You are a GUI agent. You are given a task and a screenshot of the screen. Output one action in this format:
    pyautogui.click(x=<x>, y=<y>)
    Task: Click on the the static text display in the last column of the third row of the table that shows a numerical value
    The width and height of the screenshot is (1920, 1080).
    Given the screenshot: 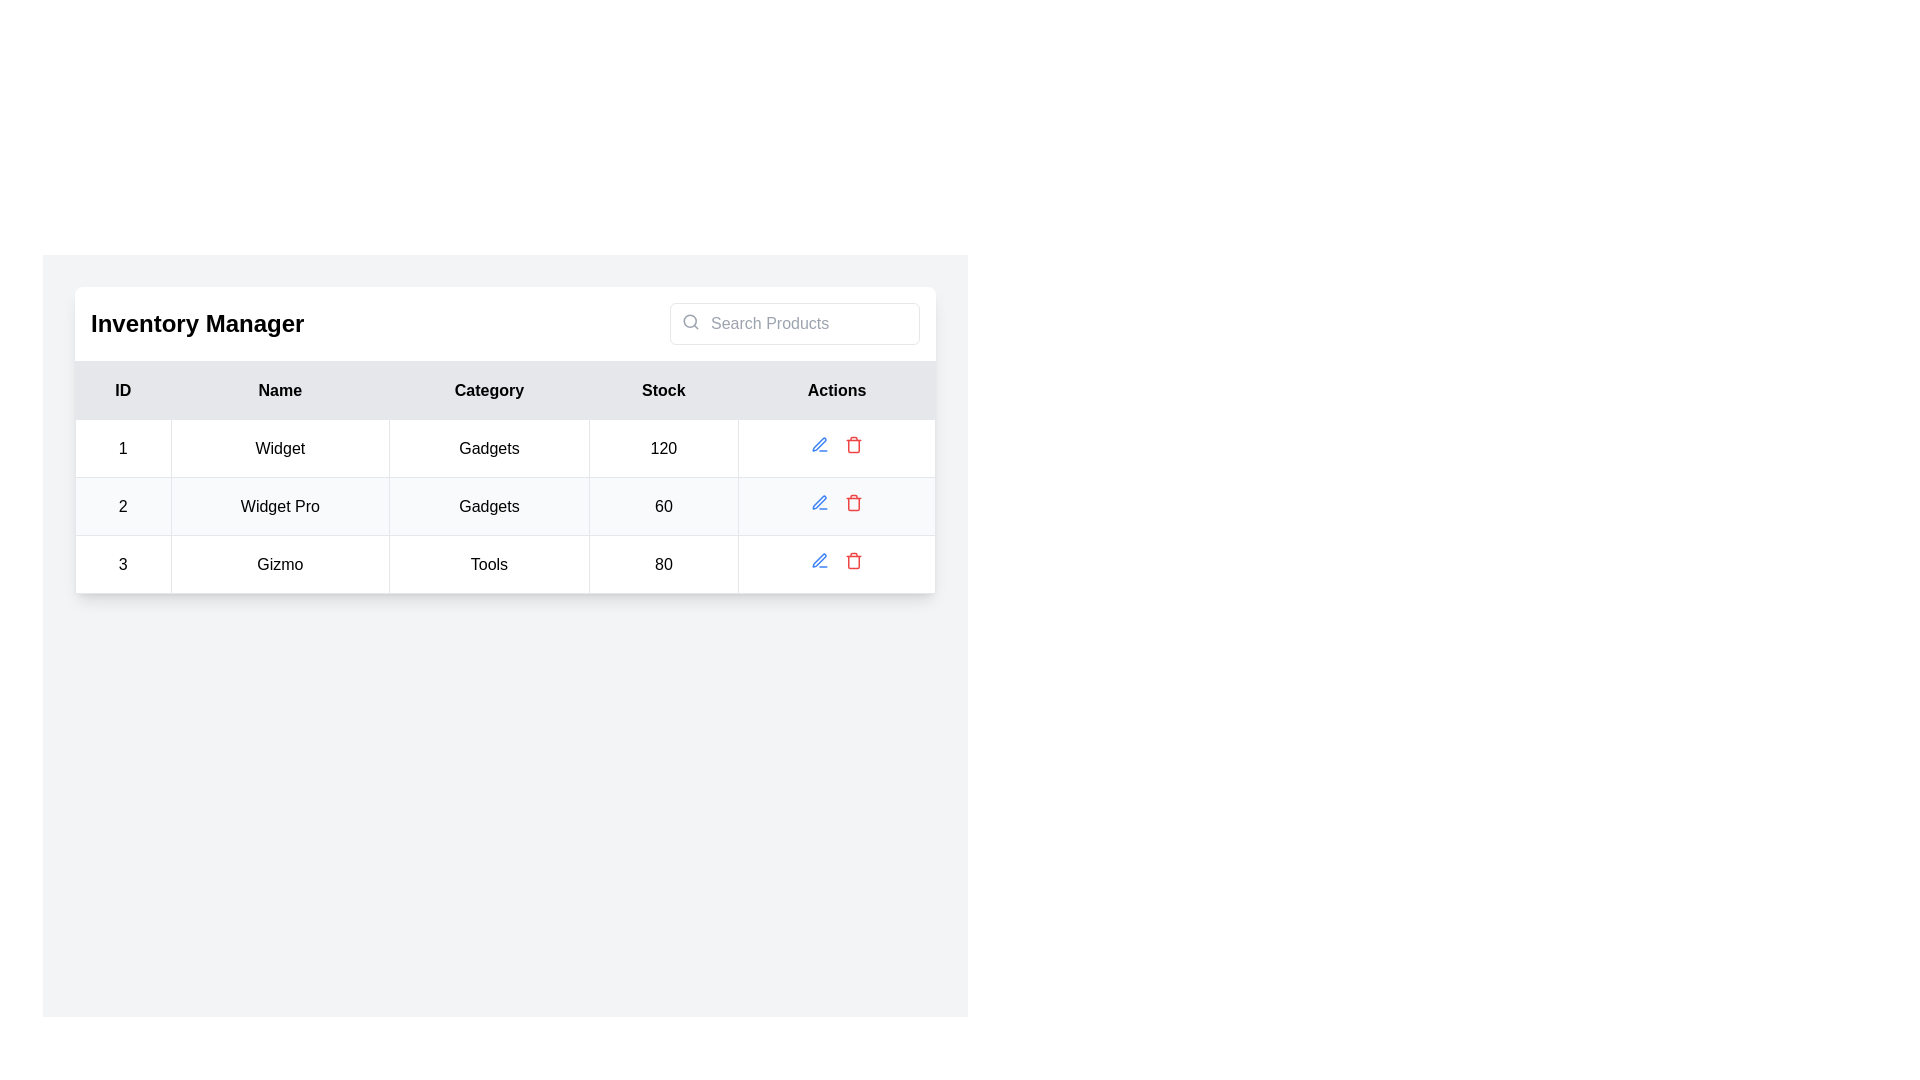 What is the action you would take?
    pyautogui.click(x=663, y=564)
    